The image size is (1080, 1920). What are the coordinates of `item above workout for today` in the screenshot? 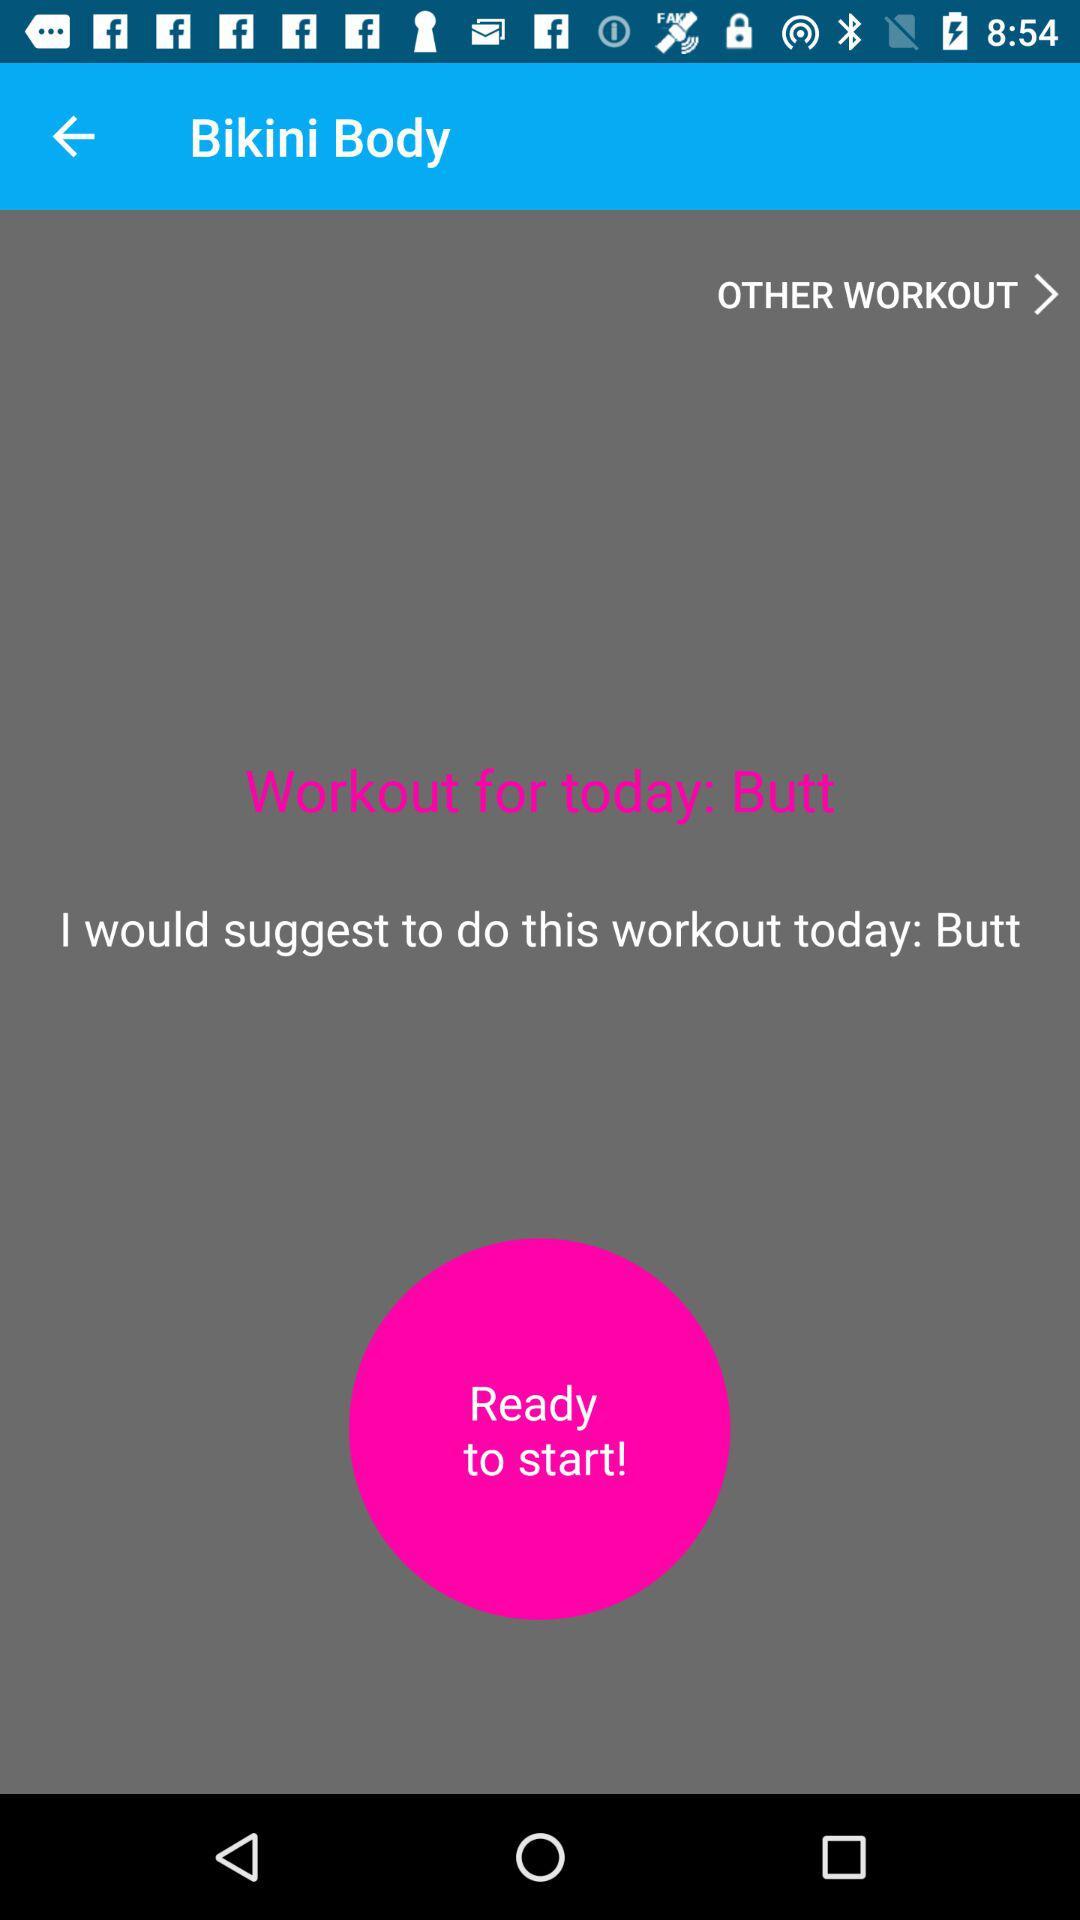 It's located at (886, 292).